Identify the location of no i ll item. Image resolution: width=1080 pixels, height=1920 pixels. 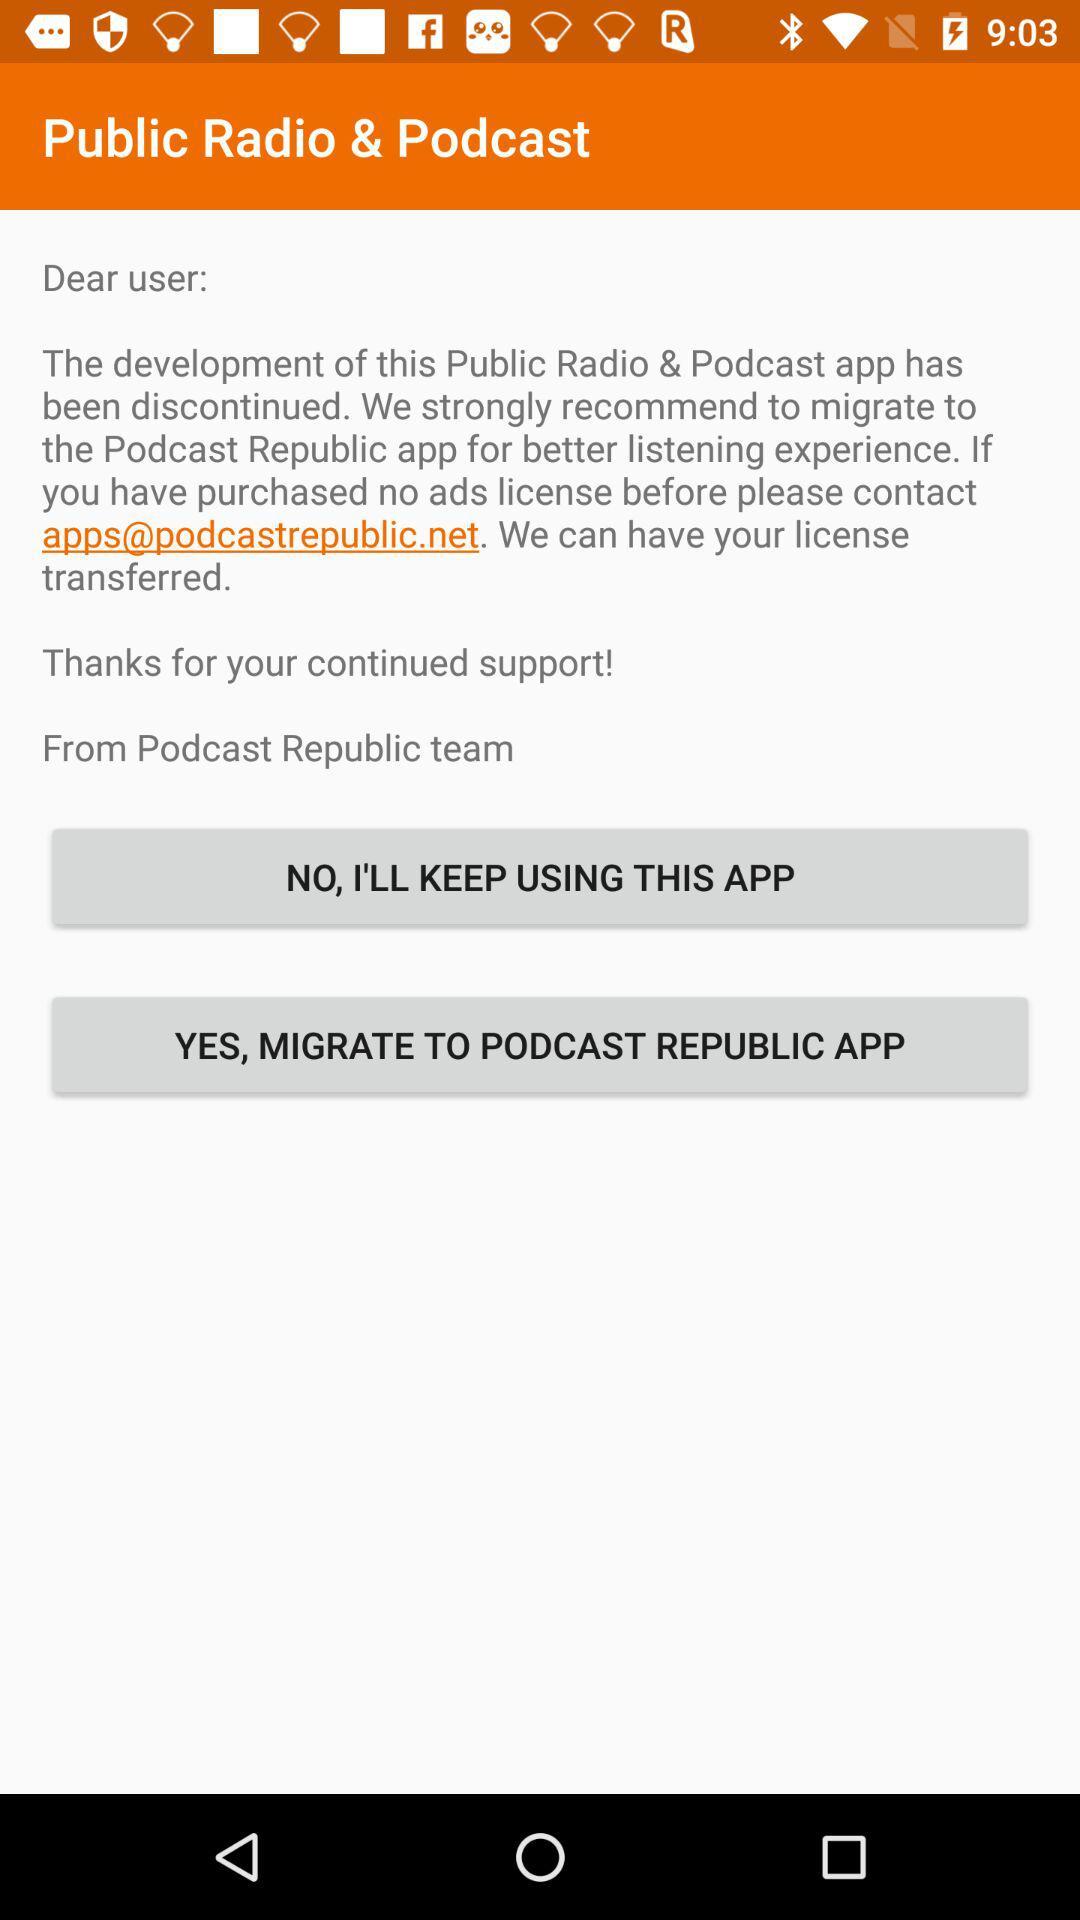
(540, 876).